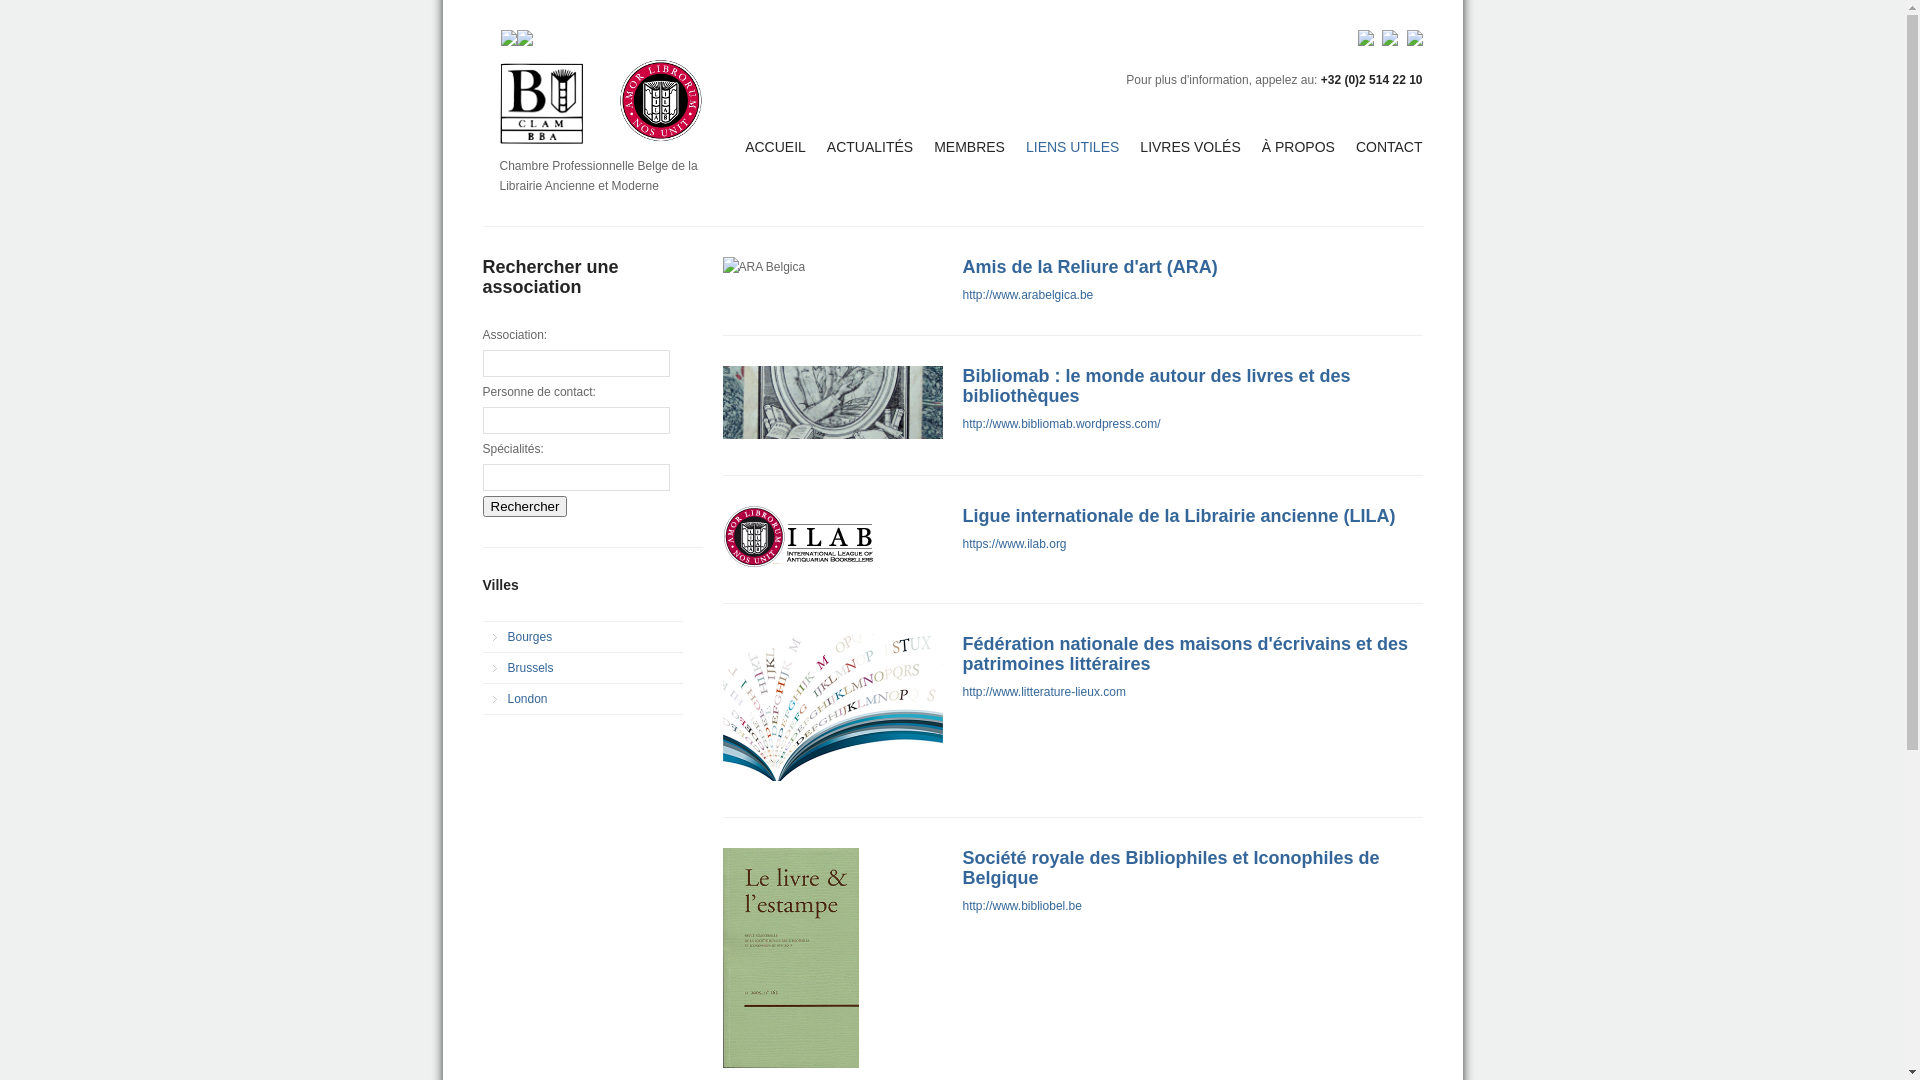 This screenshot has height=1080, width=1920. Describe the element at coordinates (1013, 543) in the screenshot. I see `'https://www.ilab.org'` at that location.